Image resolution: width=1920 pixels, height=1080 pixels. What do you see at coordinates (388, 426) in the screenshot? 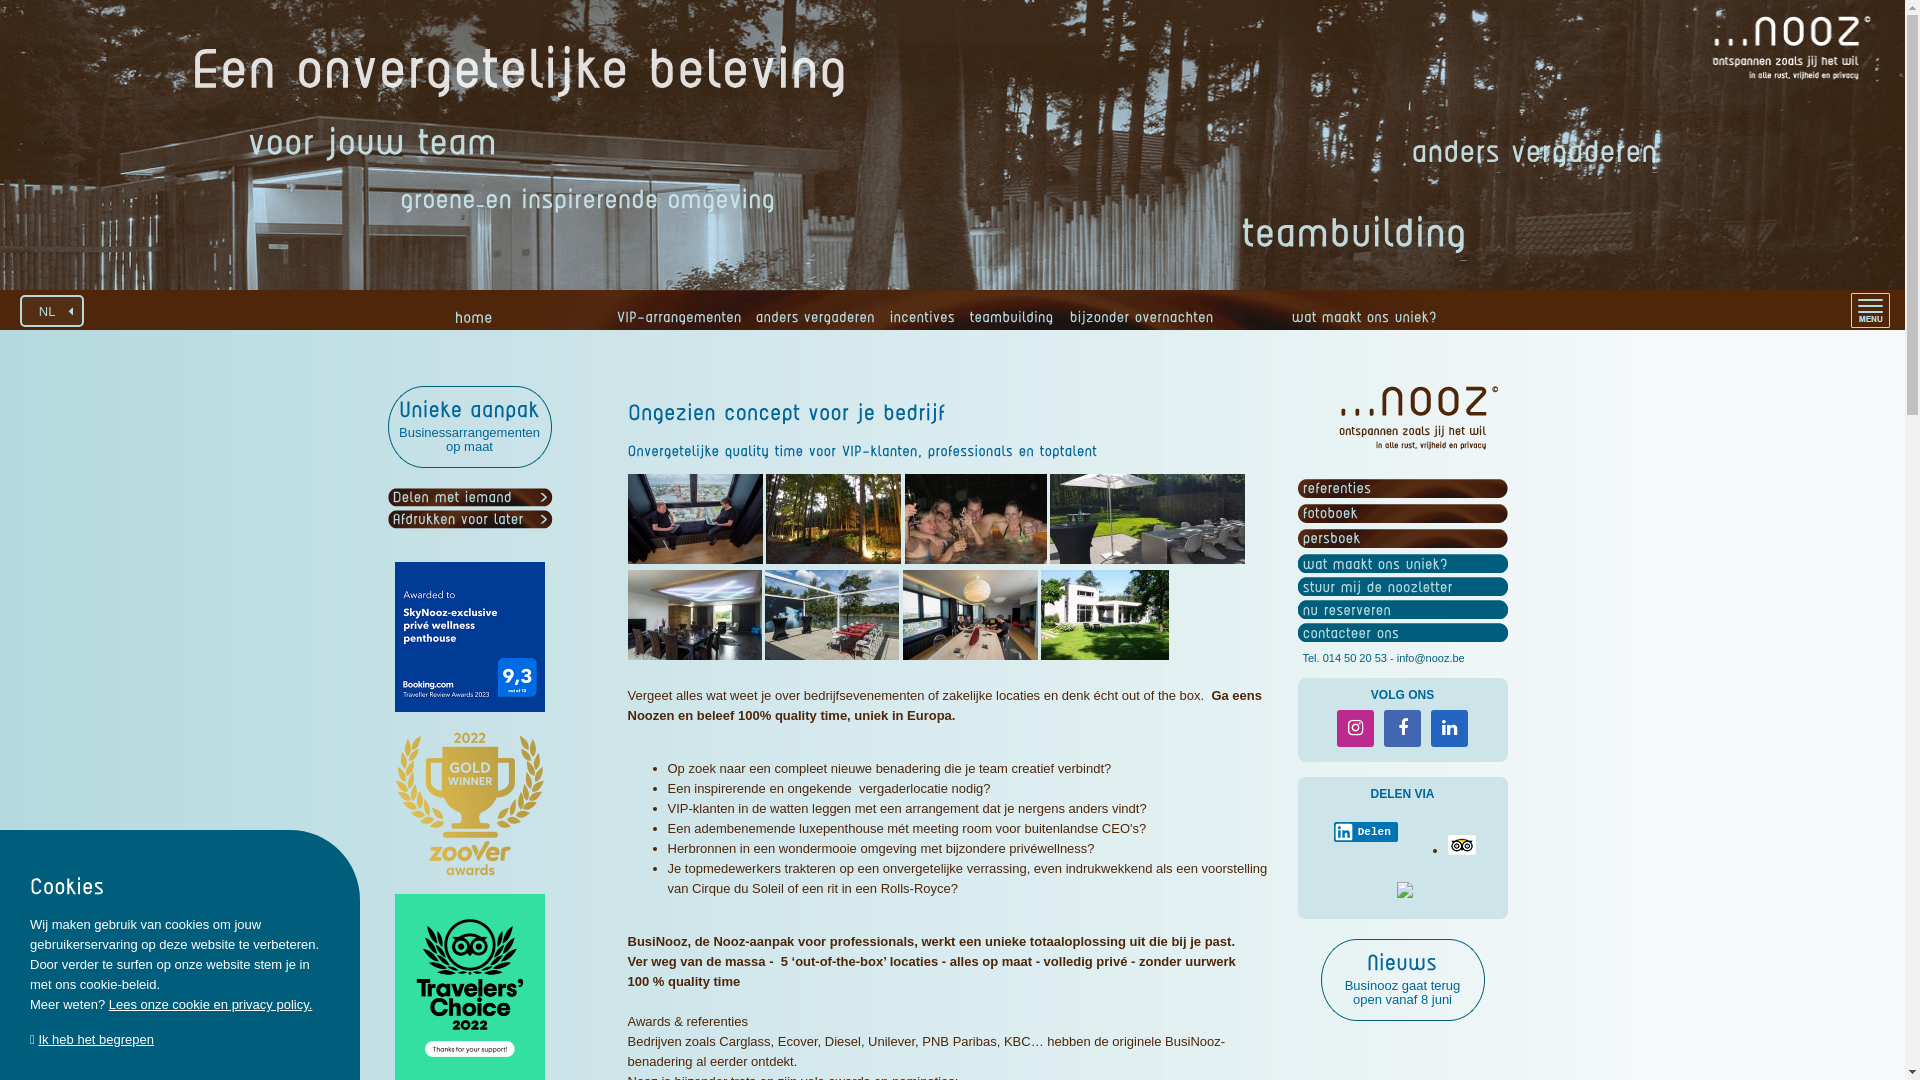
I see `'Unieke aanpak` at bounding box center [388, 426].